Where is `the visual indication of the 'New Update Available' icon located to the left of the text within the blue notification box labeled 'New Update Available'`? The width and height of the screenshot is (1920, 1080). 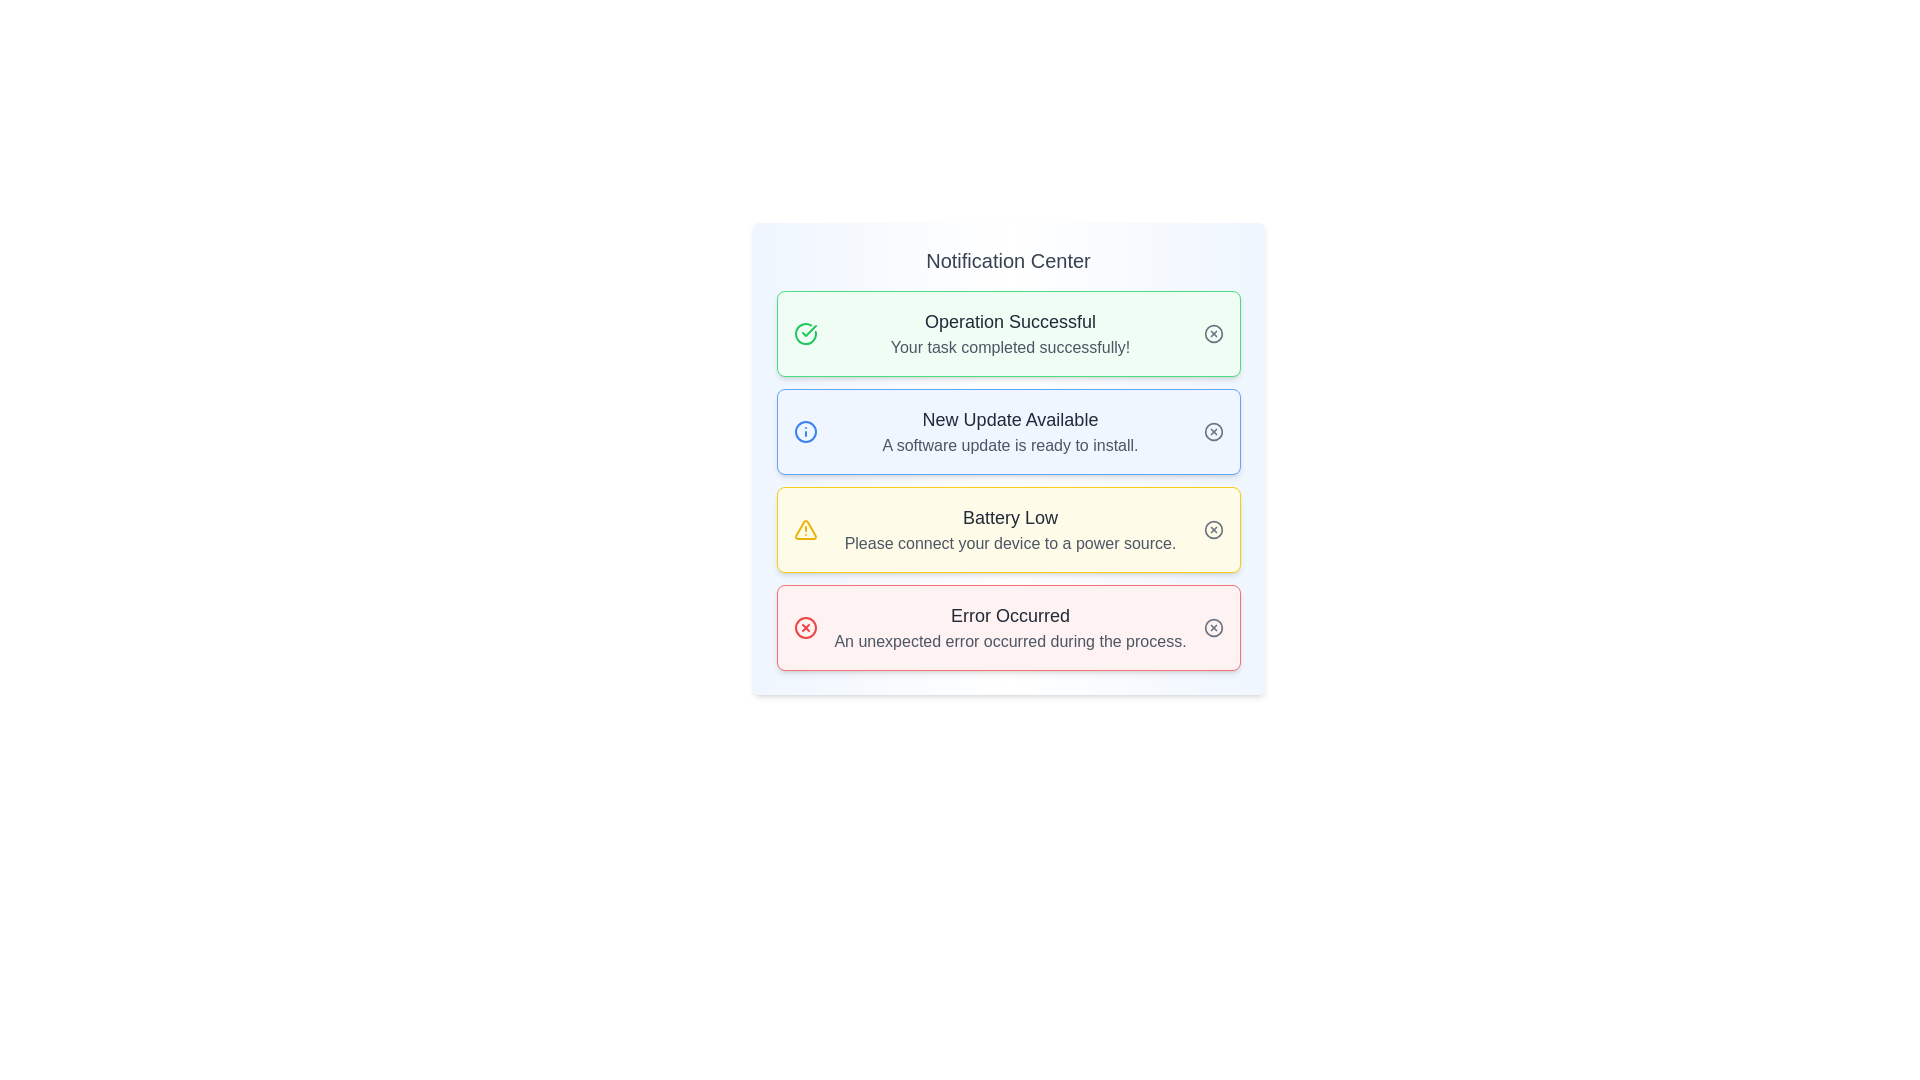 the visual indication of the 'New Update Available' icon located to the left of the text within the blue notification box labeled 'New Update Available' is located at coordinates (805, 431).